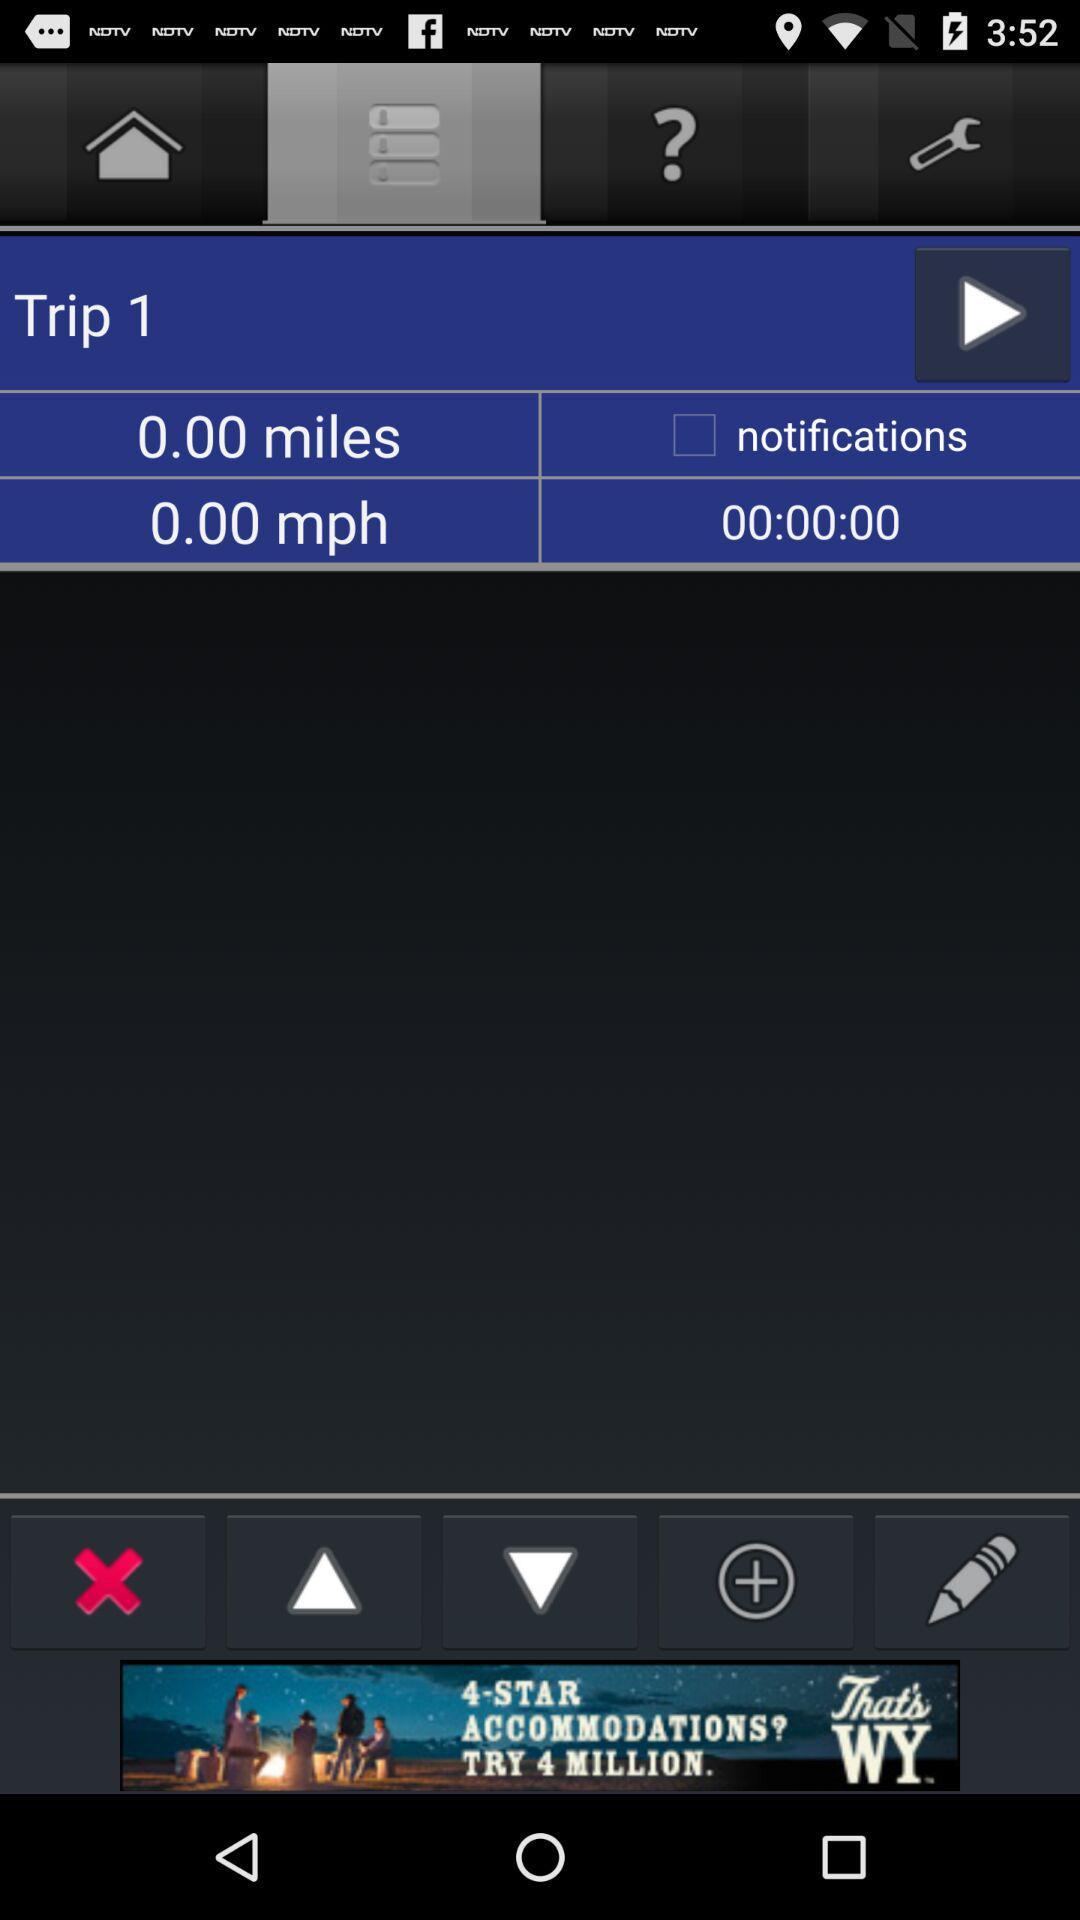 The width and height of the screenshot is (1080, 1920). What do you see at coordinates (108, 1579) in the screenshot?
I see `cancel trip recording` at bounding box center [108, 1579].